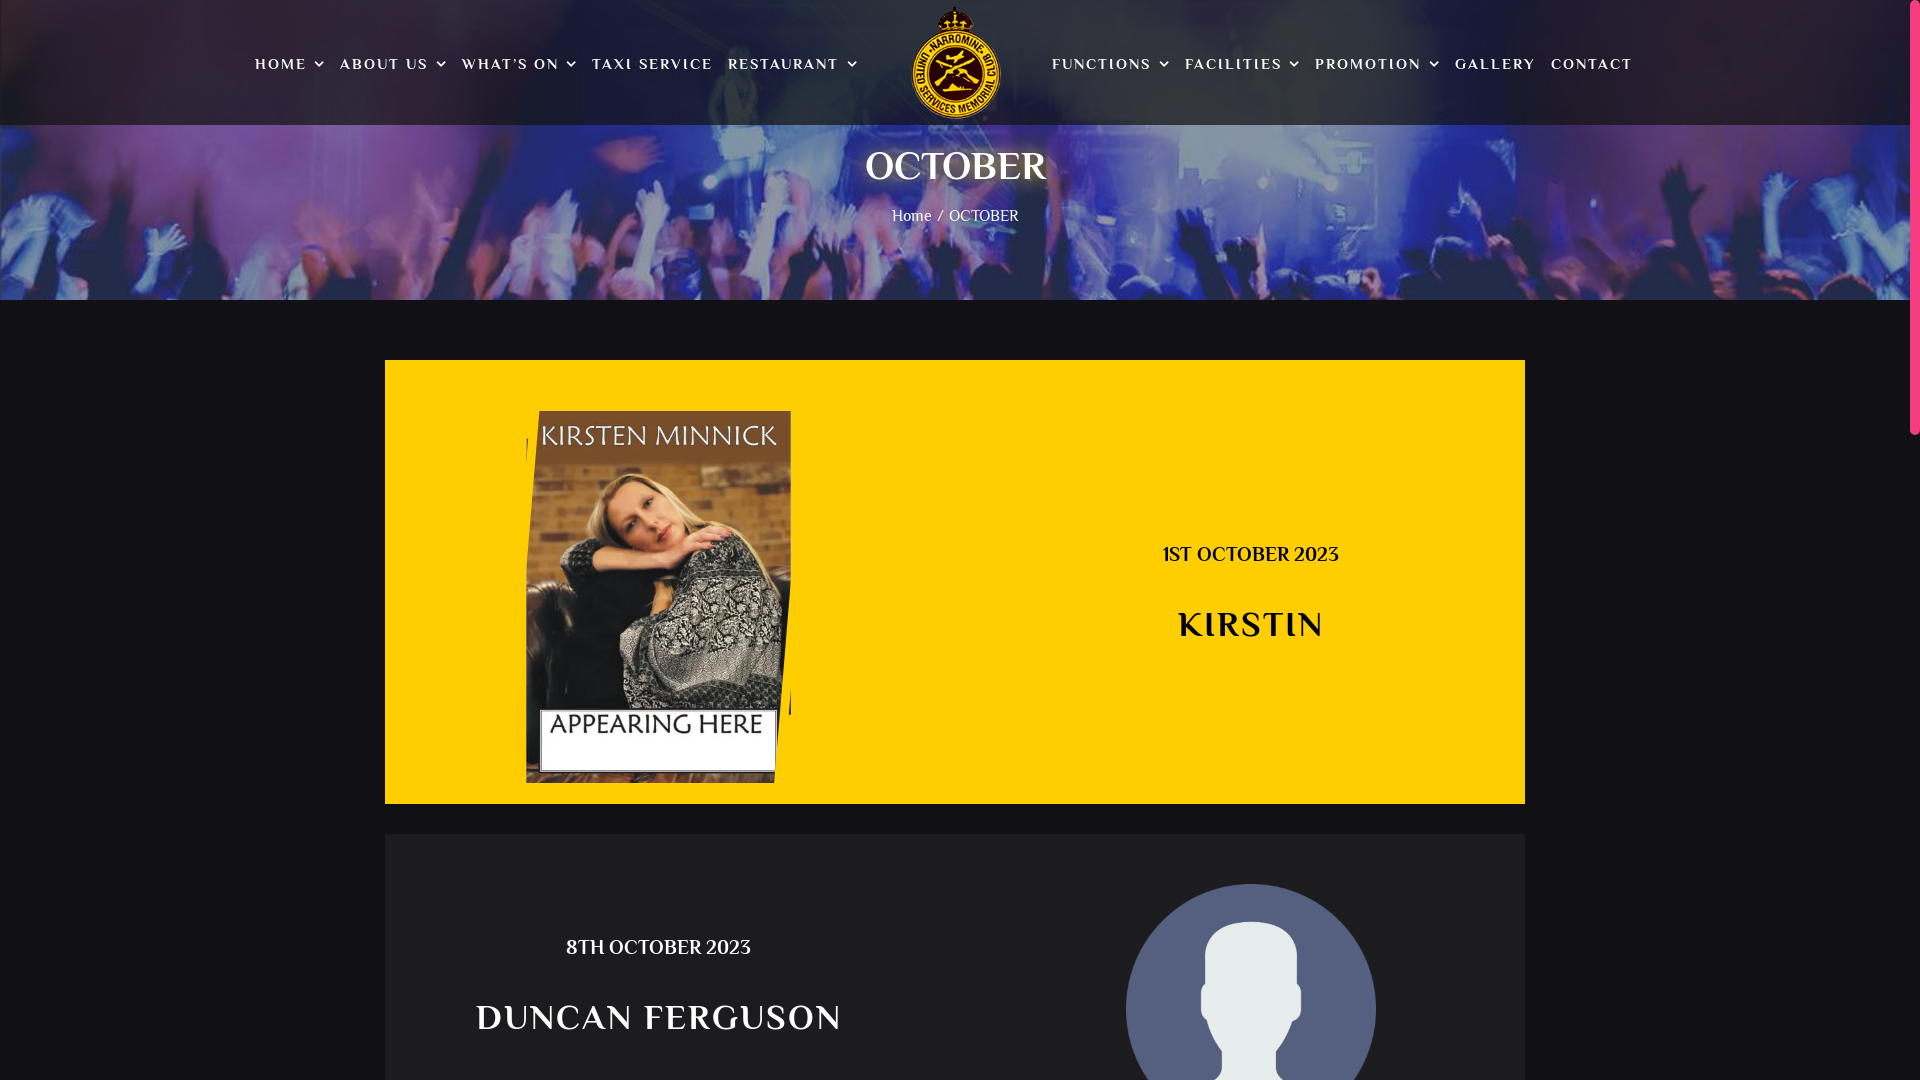 This screenshot has height=1080, width=1920. What do you see at coordinates (393, 64) in the screenshot?
I see `'ABOUT US'` at bounding box center [393, 64].